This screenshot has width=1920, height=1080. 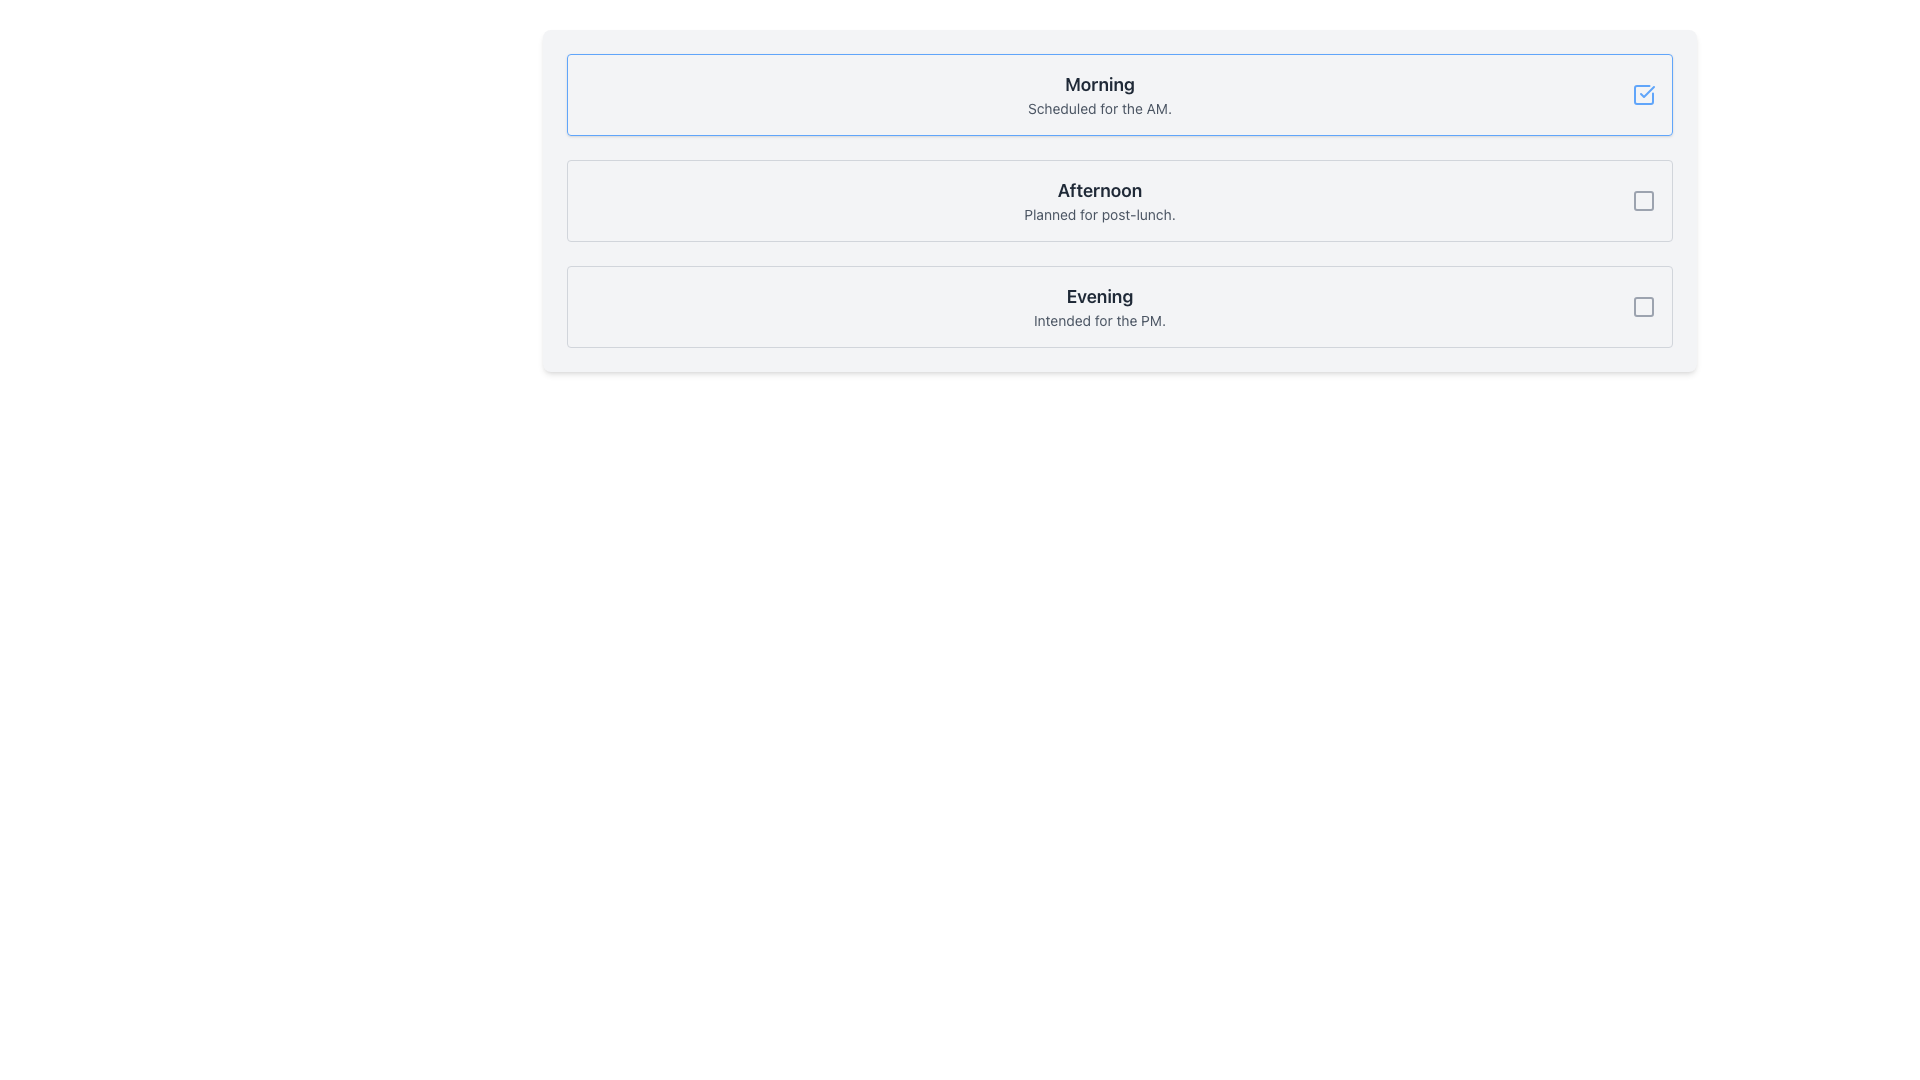 I want to click on the text block displaying 'Afternoon' with the description 'Planned for post-lunch', so click(x=1098, y=200).